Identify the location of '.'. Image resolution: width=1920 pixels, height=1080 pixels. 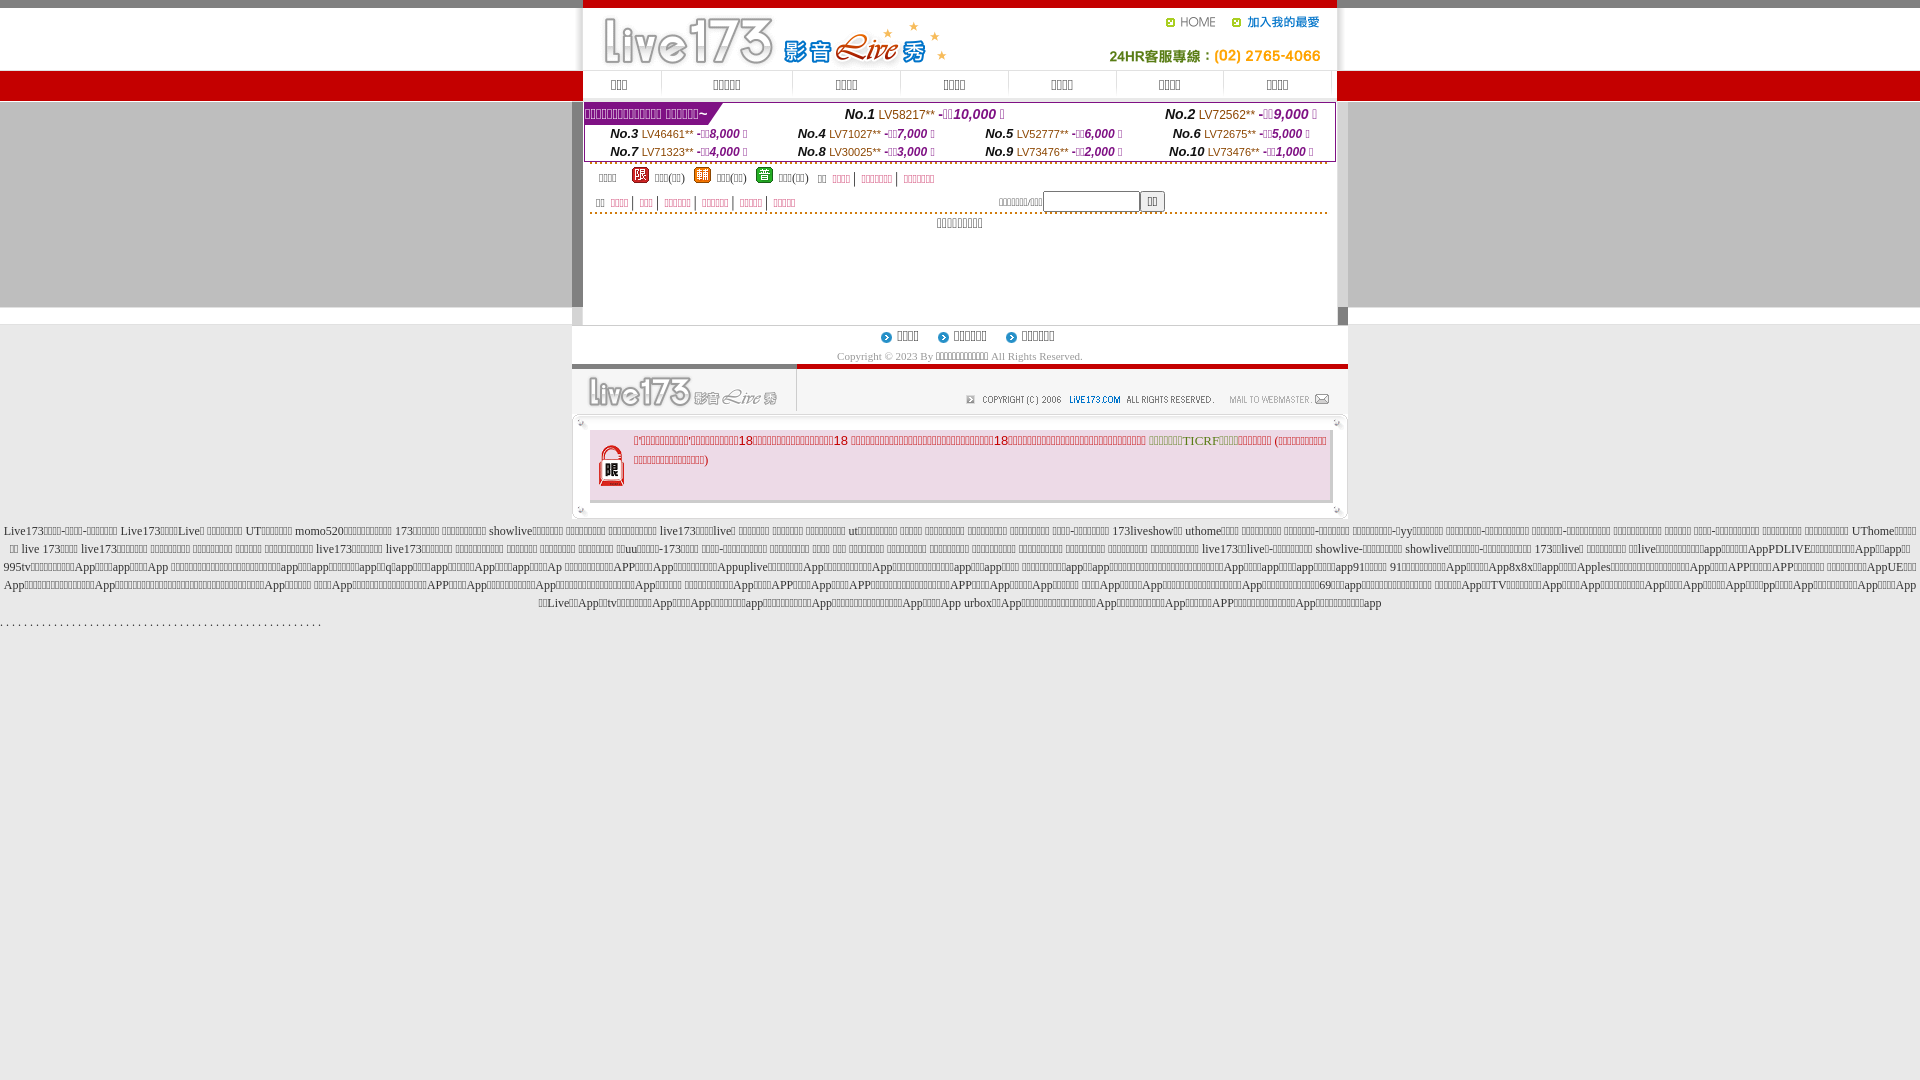
(288, 620).